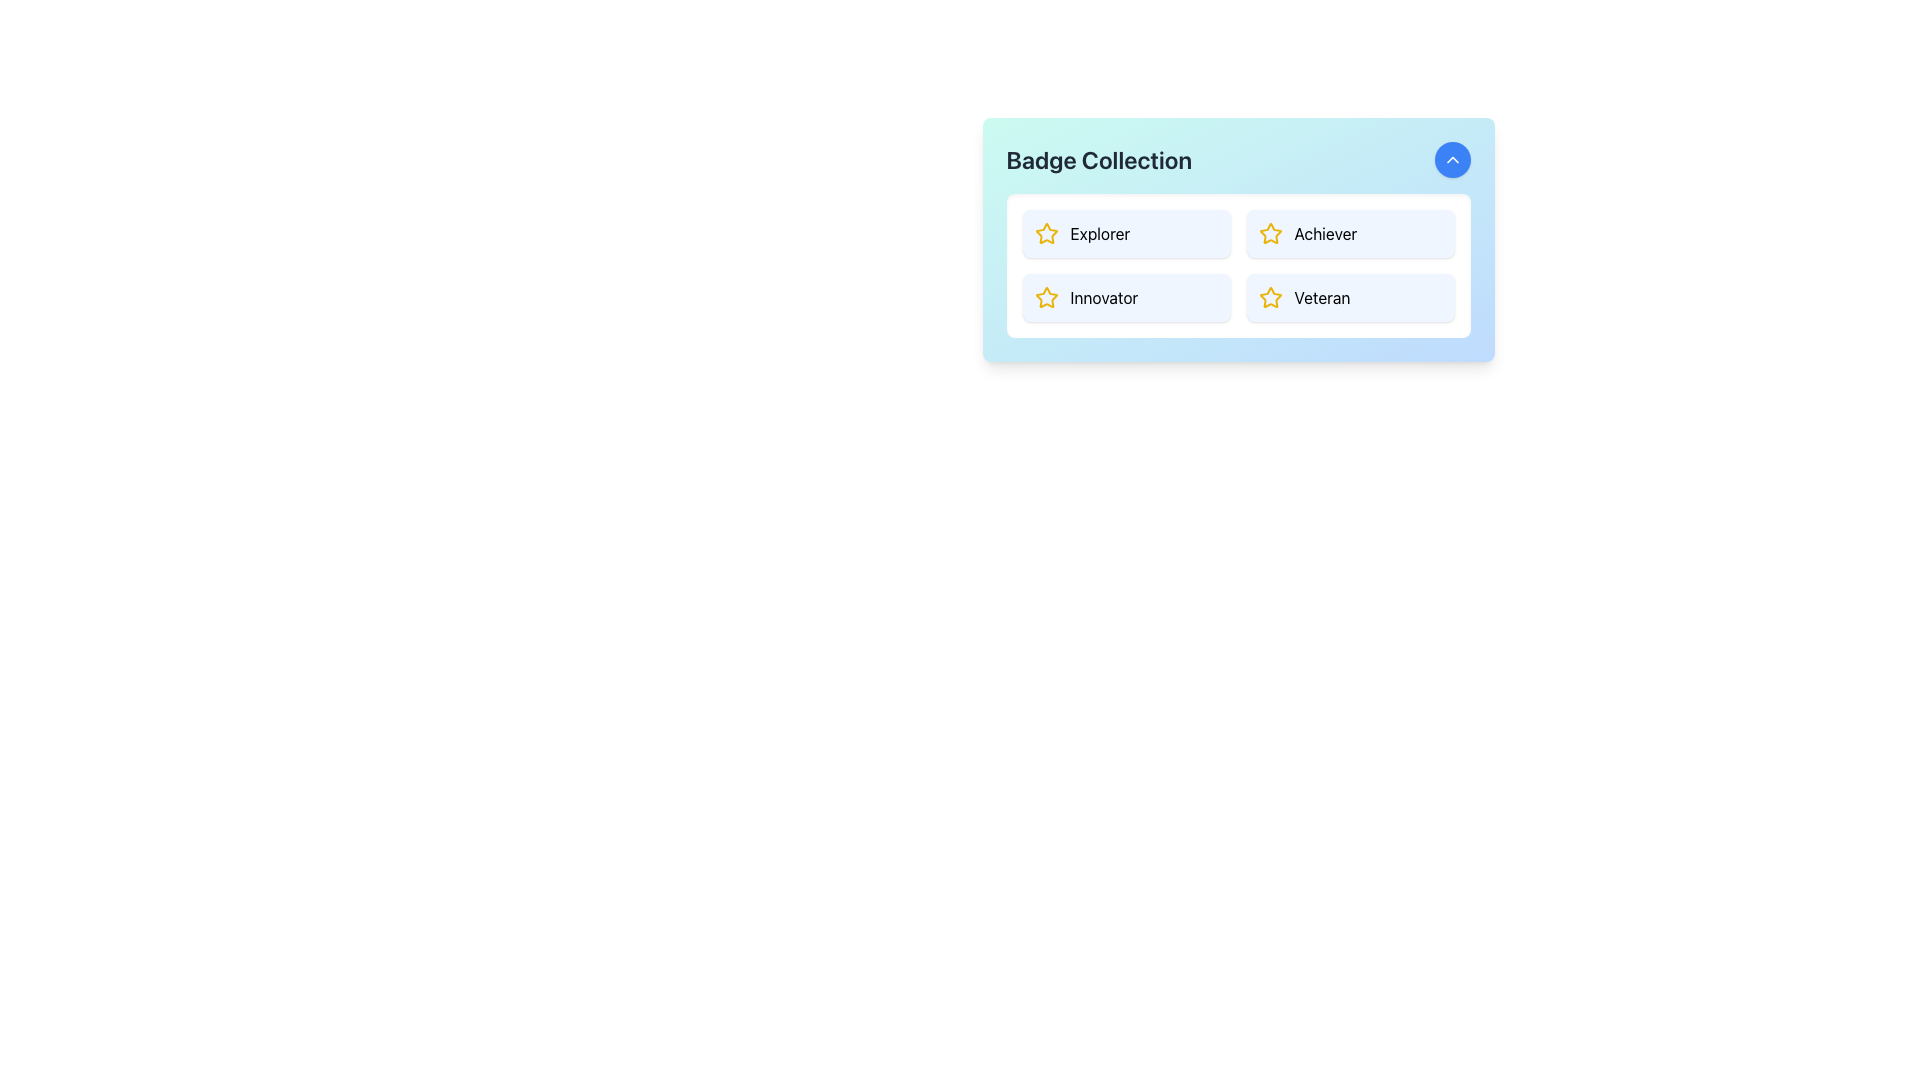 The height and width of the screenshot is (1080, 1920). Describe the element at coordinates (1126, 297) in the screenshot. I see `the rectangular badge displaying the word 'Innovator' with a yellow star icon, located in the bottom-left of the badge grid` at that location.